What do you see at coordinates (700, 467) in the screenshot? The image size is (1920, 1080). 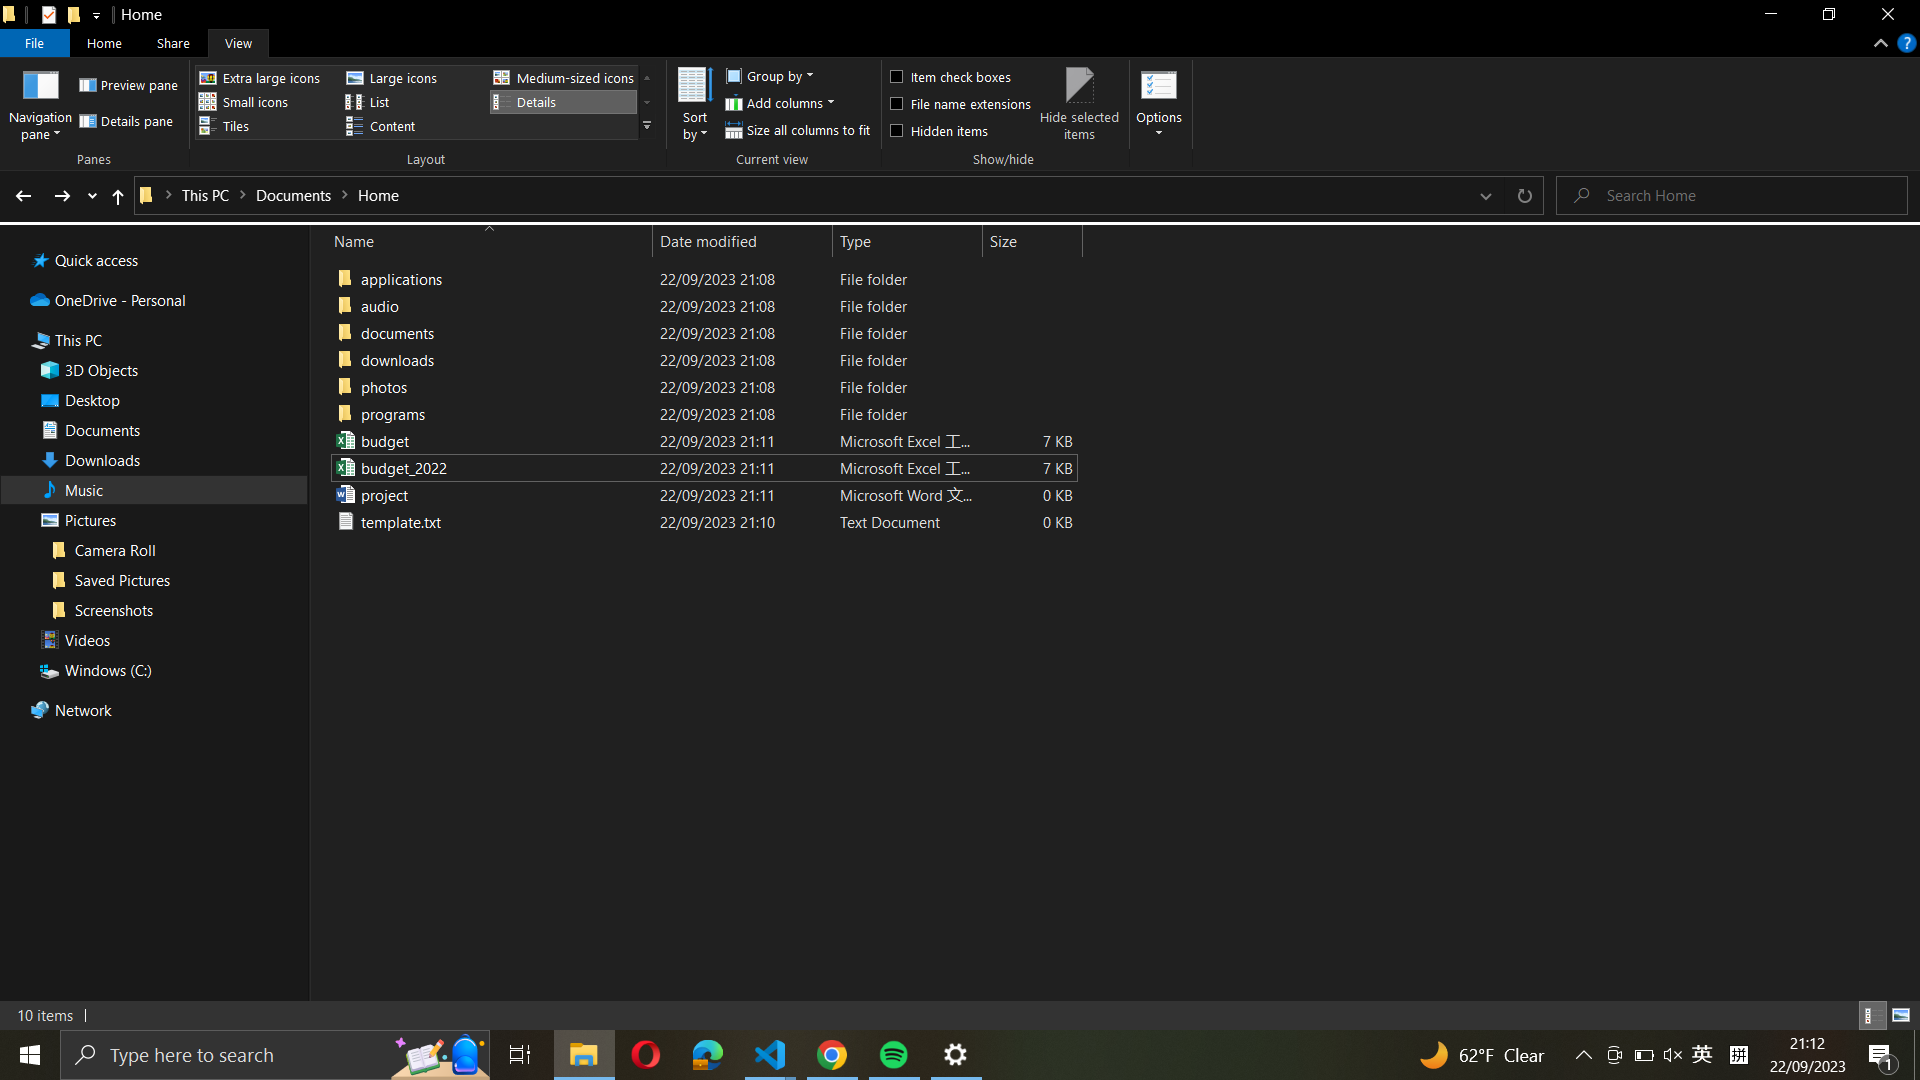 I see `the "budget_2022_excel_file" by double-clicking it` at bounding box center [700, 467].